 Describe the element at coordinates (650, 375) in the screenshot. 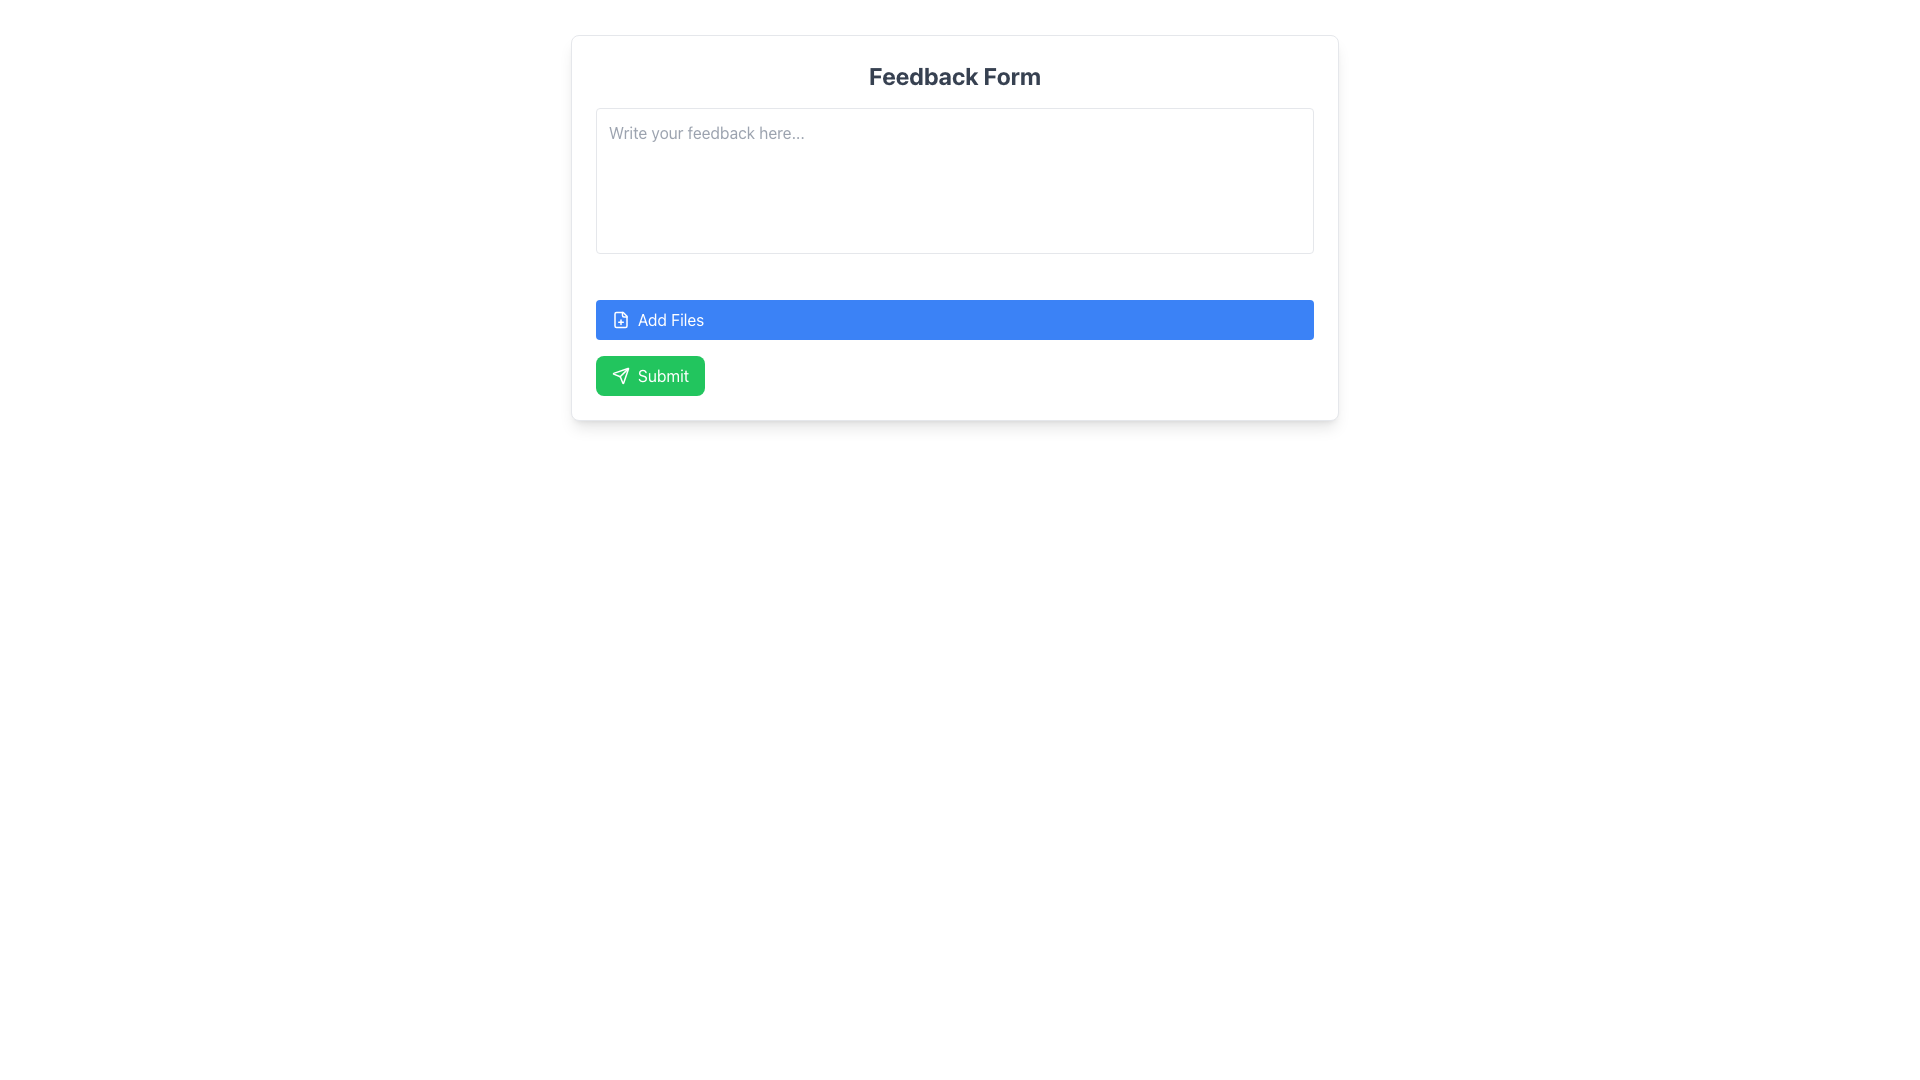

I see `the 'Submit' button with a green background and white text` at that location.